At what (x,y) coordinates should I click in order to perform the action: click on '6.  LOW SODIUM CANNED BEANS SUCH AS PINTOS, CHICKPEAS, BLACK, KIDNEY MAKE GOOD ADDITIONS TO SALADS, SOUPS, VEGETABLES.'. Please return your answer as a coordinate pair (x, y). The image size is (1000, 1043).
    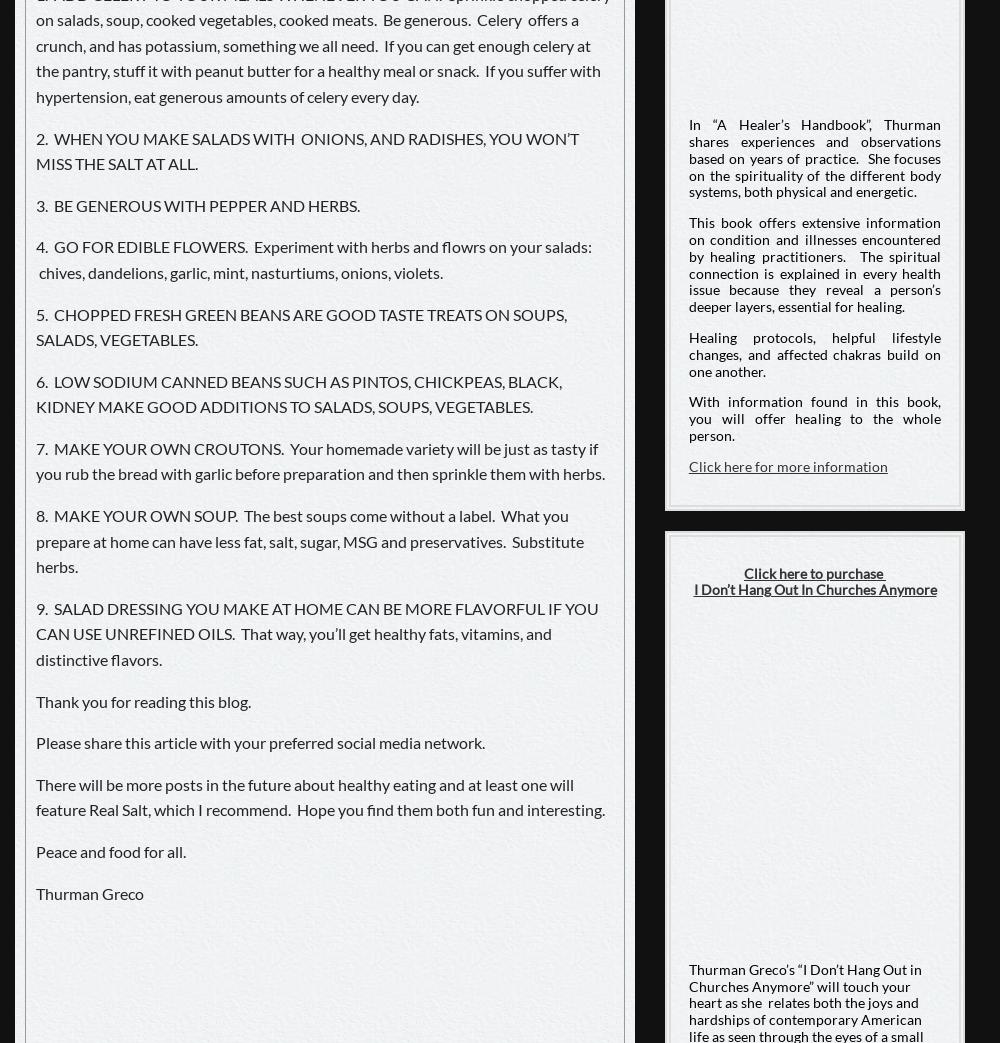
    Looking at the image, I should click on (299, 393).